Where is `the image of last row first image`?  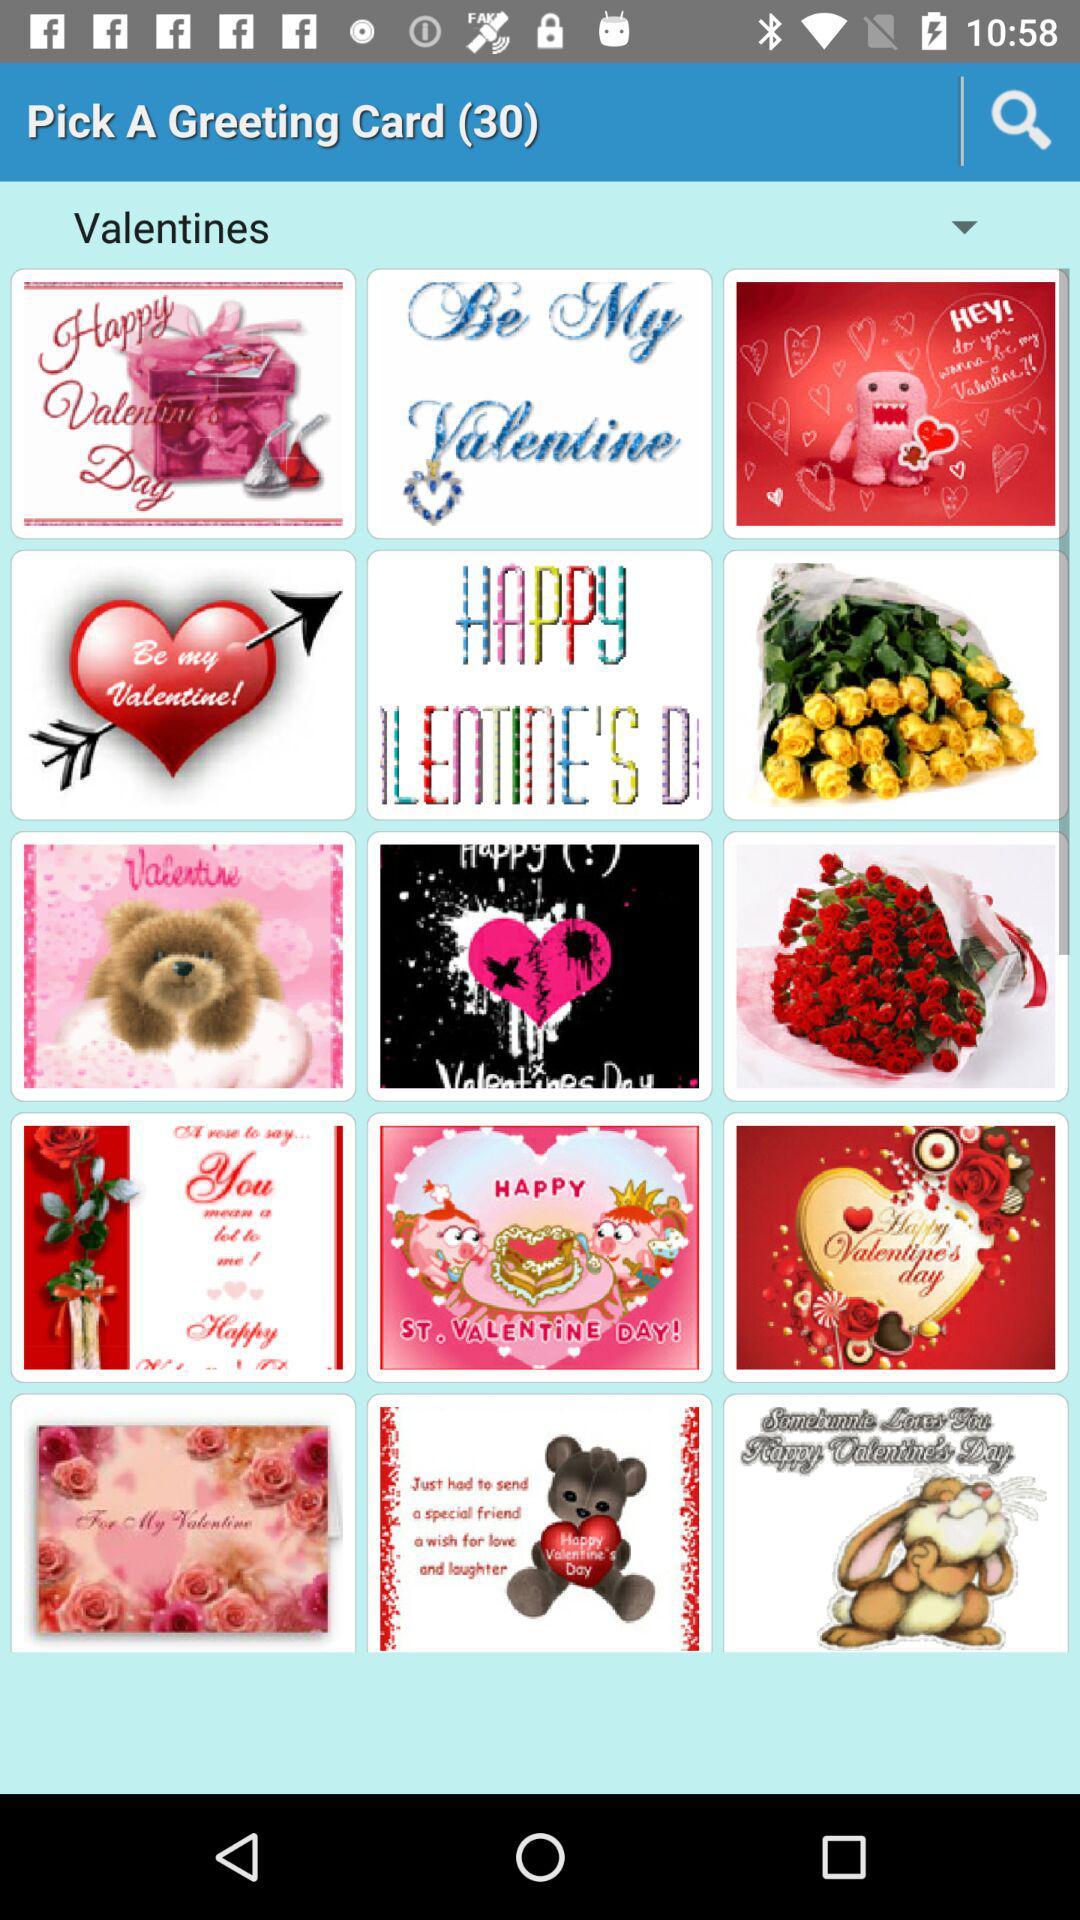
the image of last row first image is located at coordinates (183, 1528).